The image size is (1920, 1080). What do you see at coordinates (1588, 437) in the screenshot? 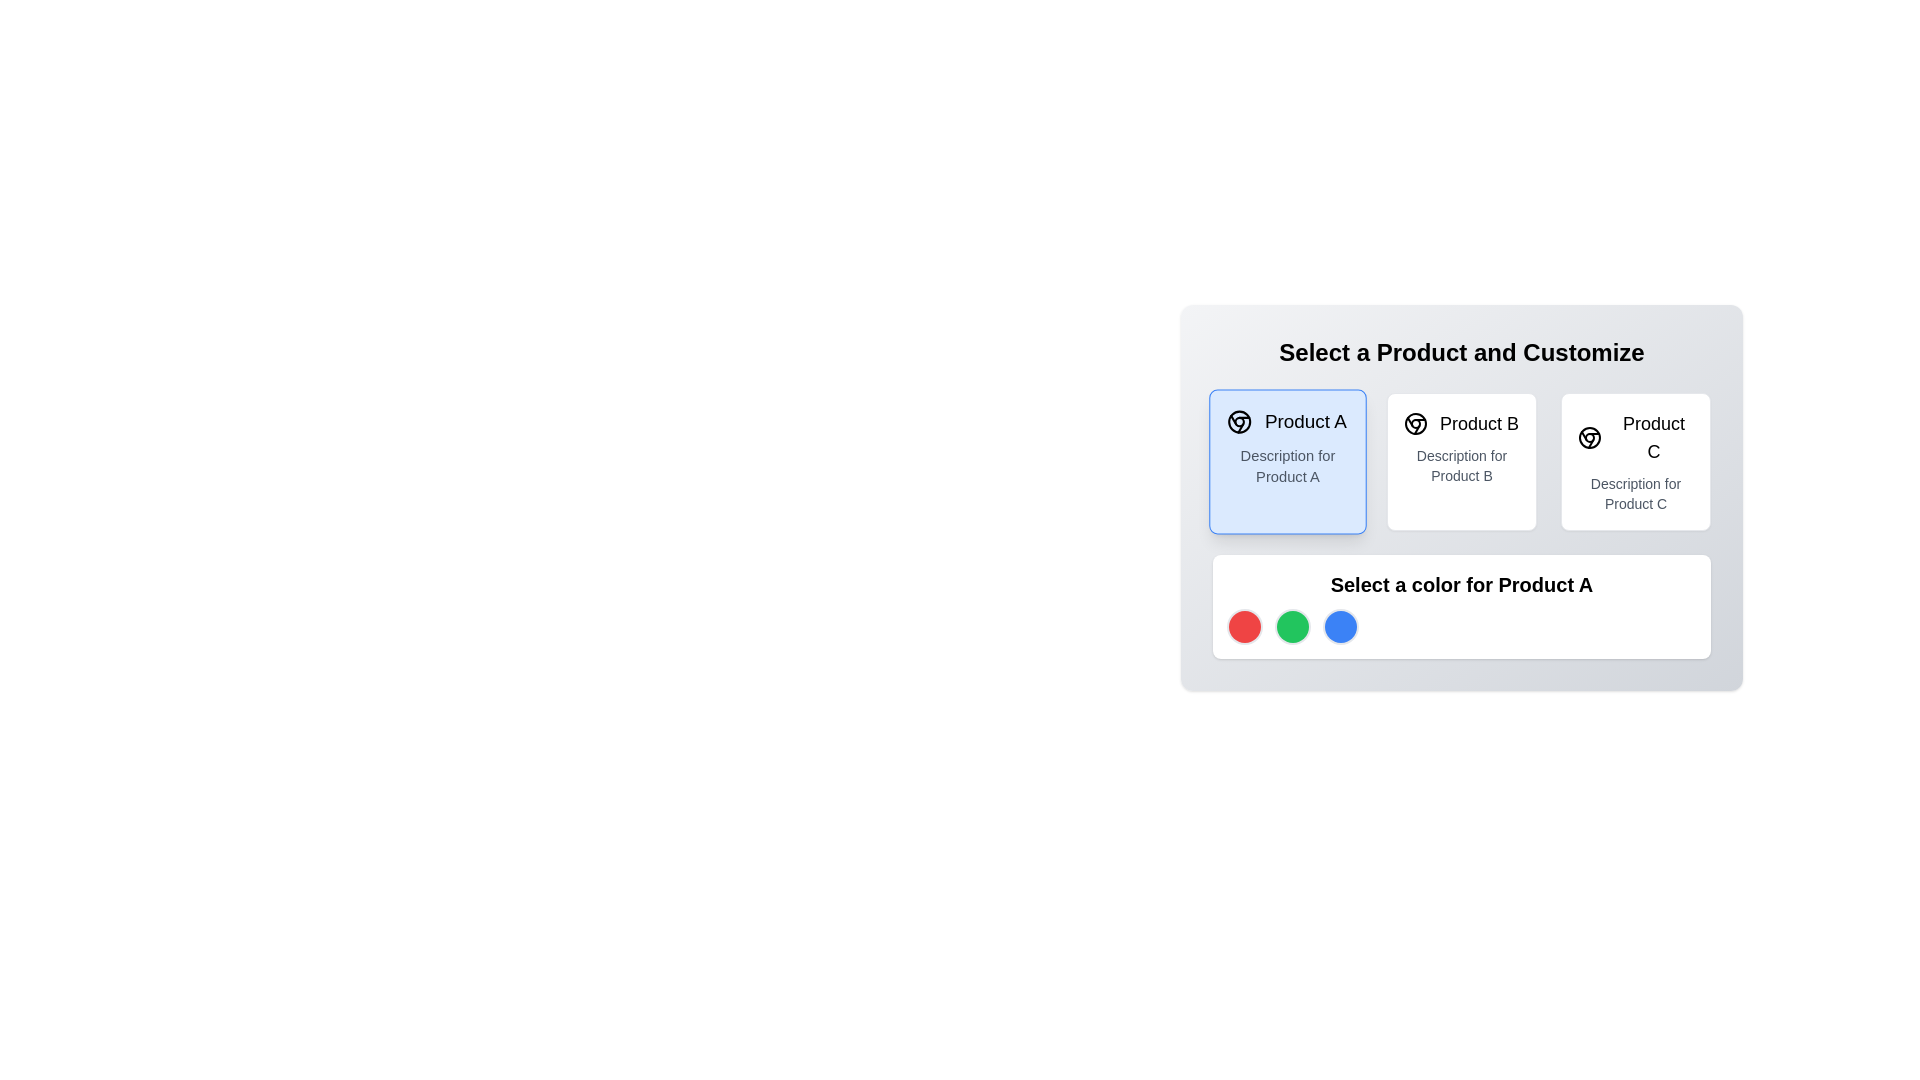
I see `the small circular icon resembling a web browser logo, which is positioned to the left of the text 'Product C'` at bounding box center [1588, 437].